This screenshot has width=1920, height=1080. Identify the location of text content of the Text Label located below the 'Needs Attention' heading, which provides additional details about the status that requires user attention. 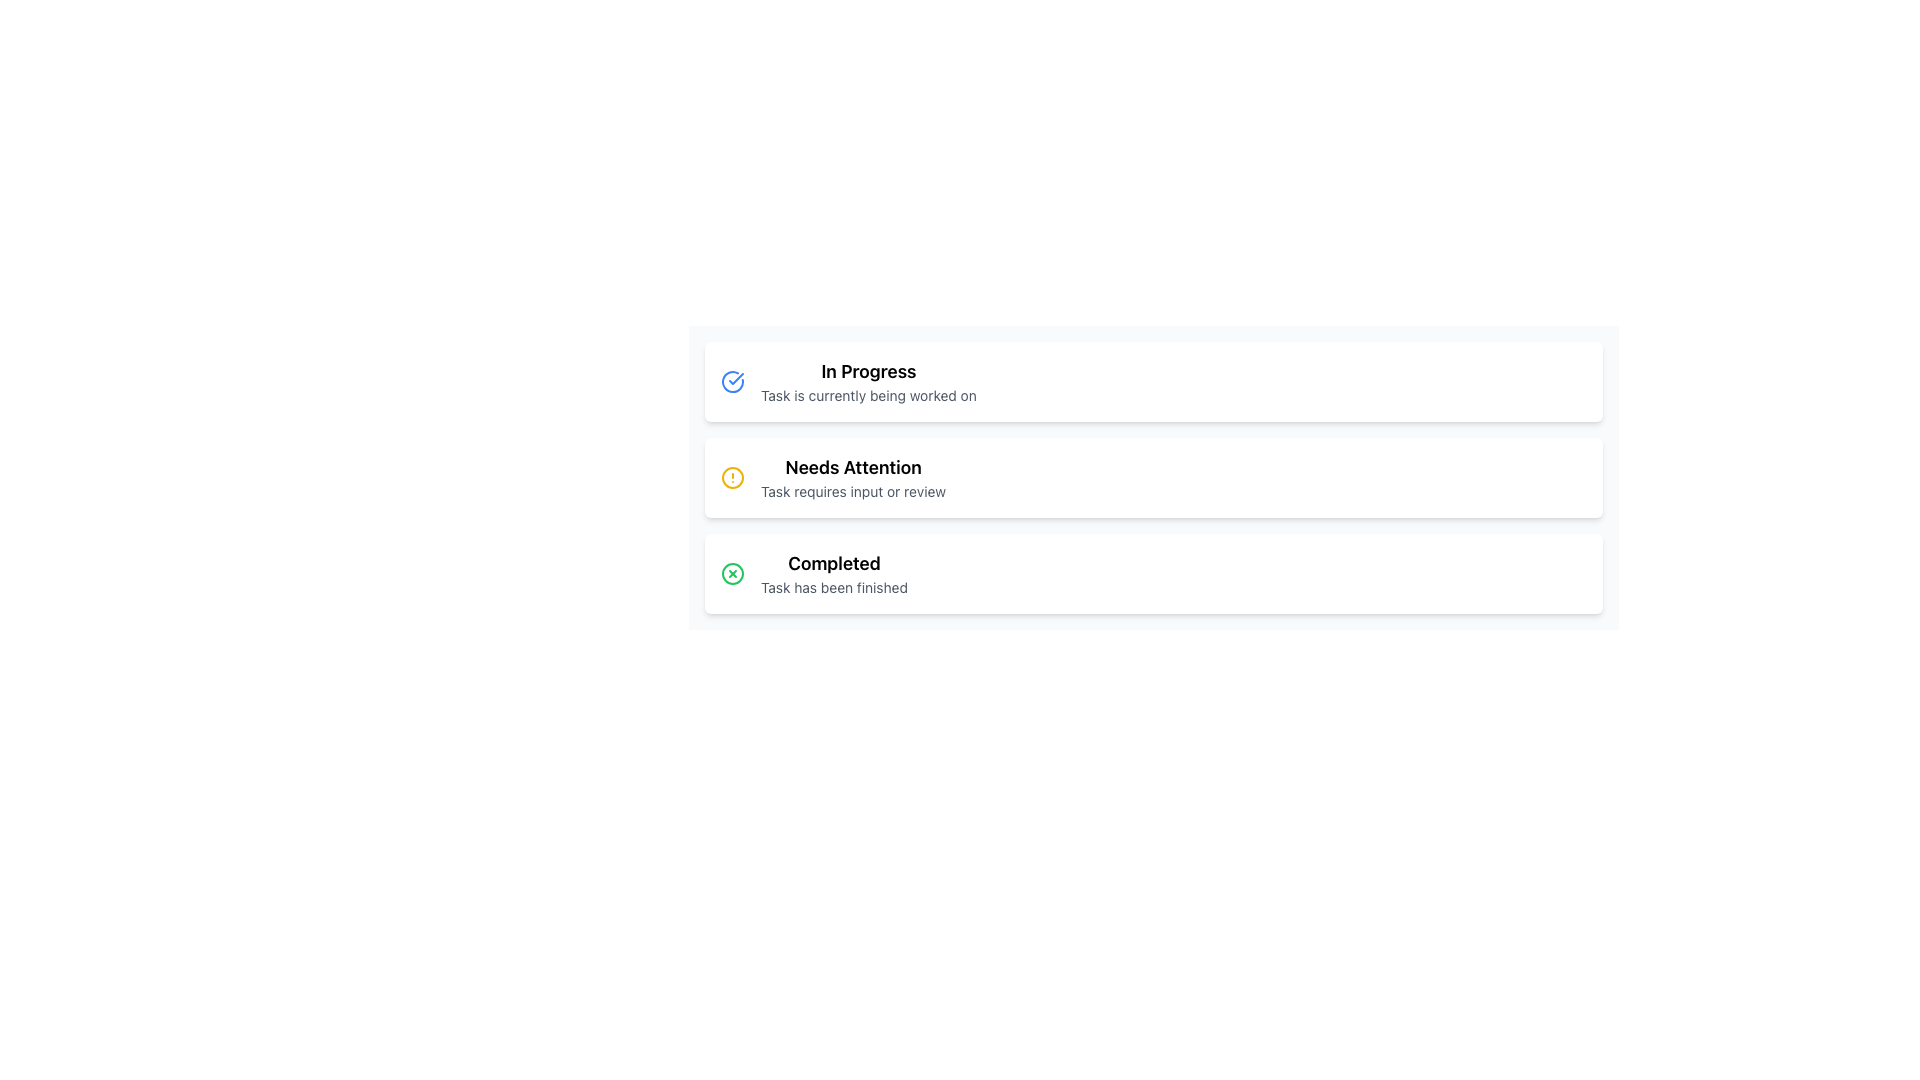
(853, 492).